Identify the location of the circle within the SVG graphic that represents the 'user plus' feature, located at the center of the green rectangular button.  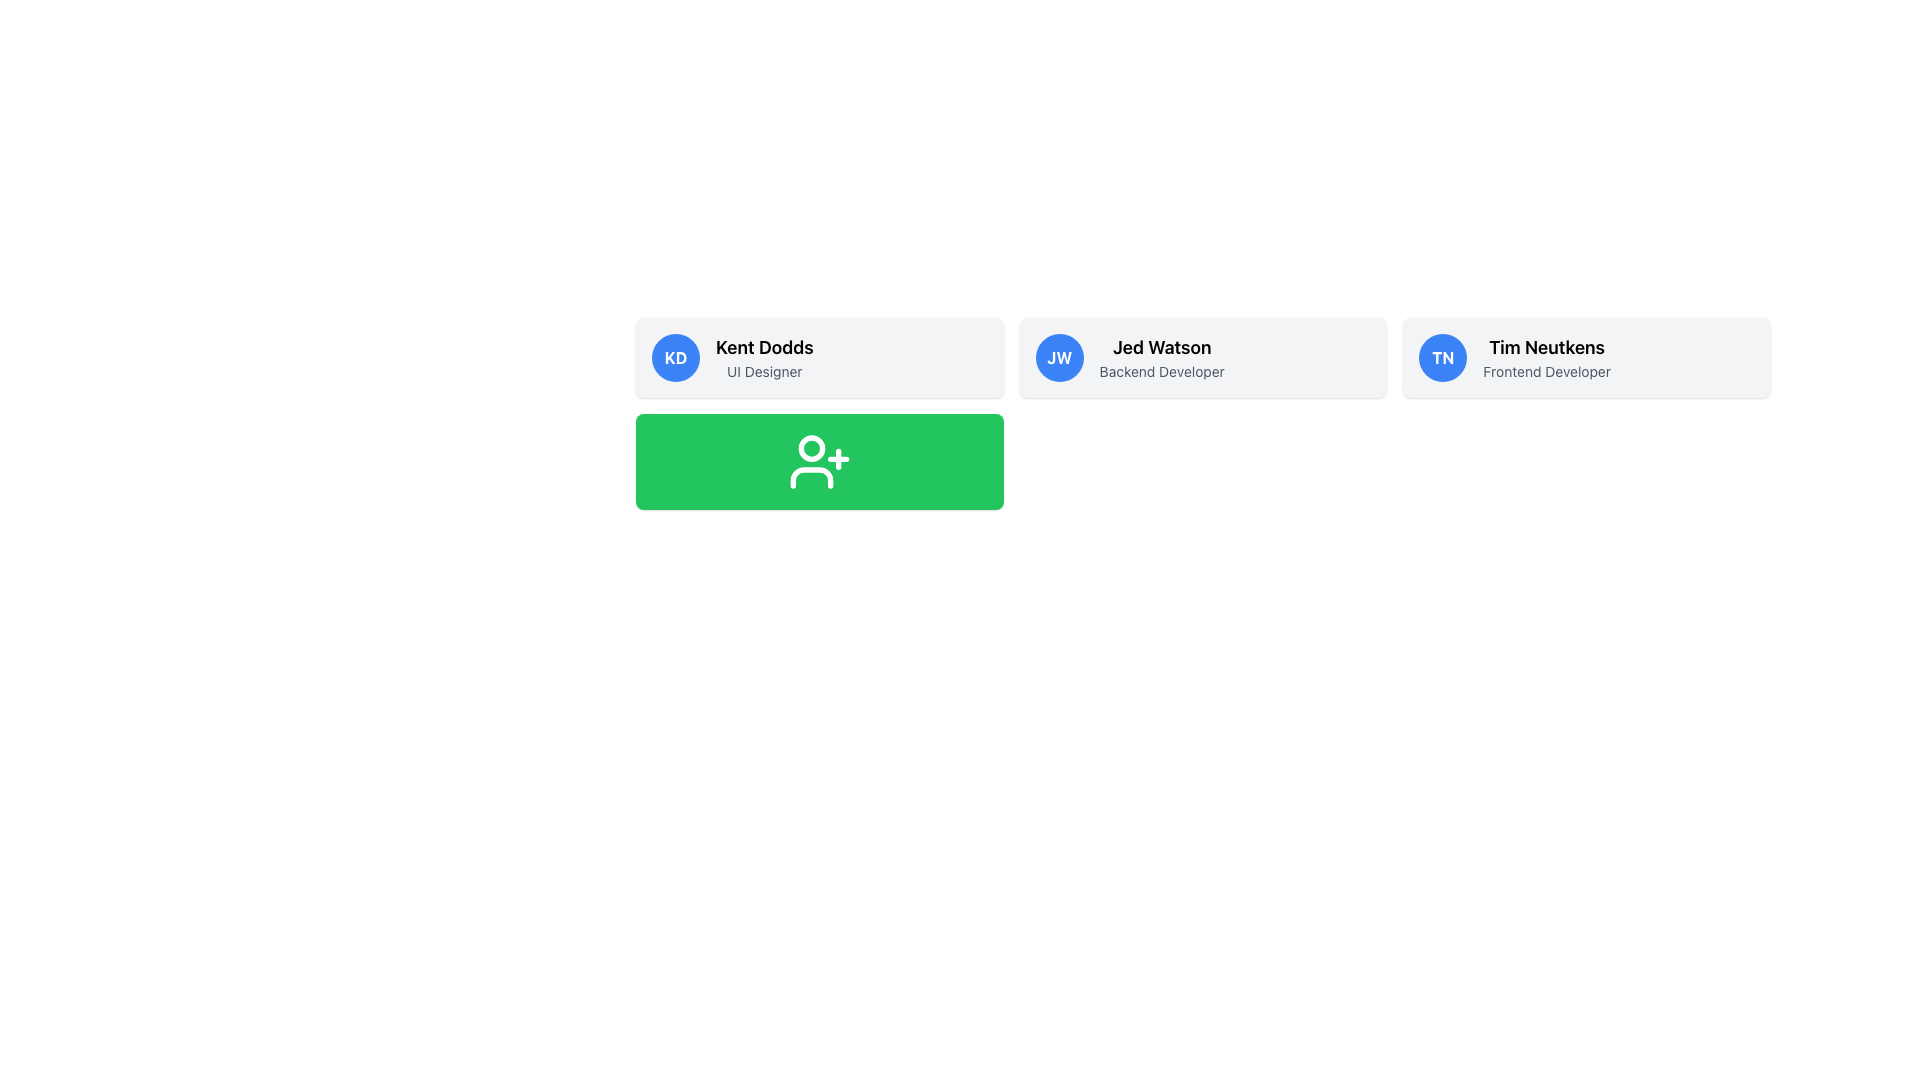
(811, 447).